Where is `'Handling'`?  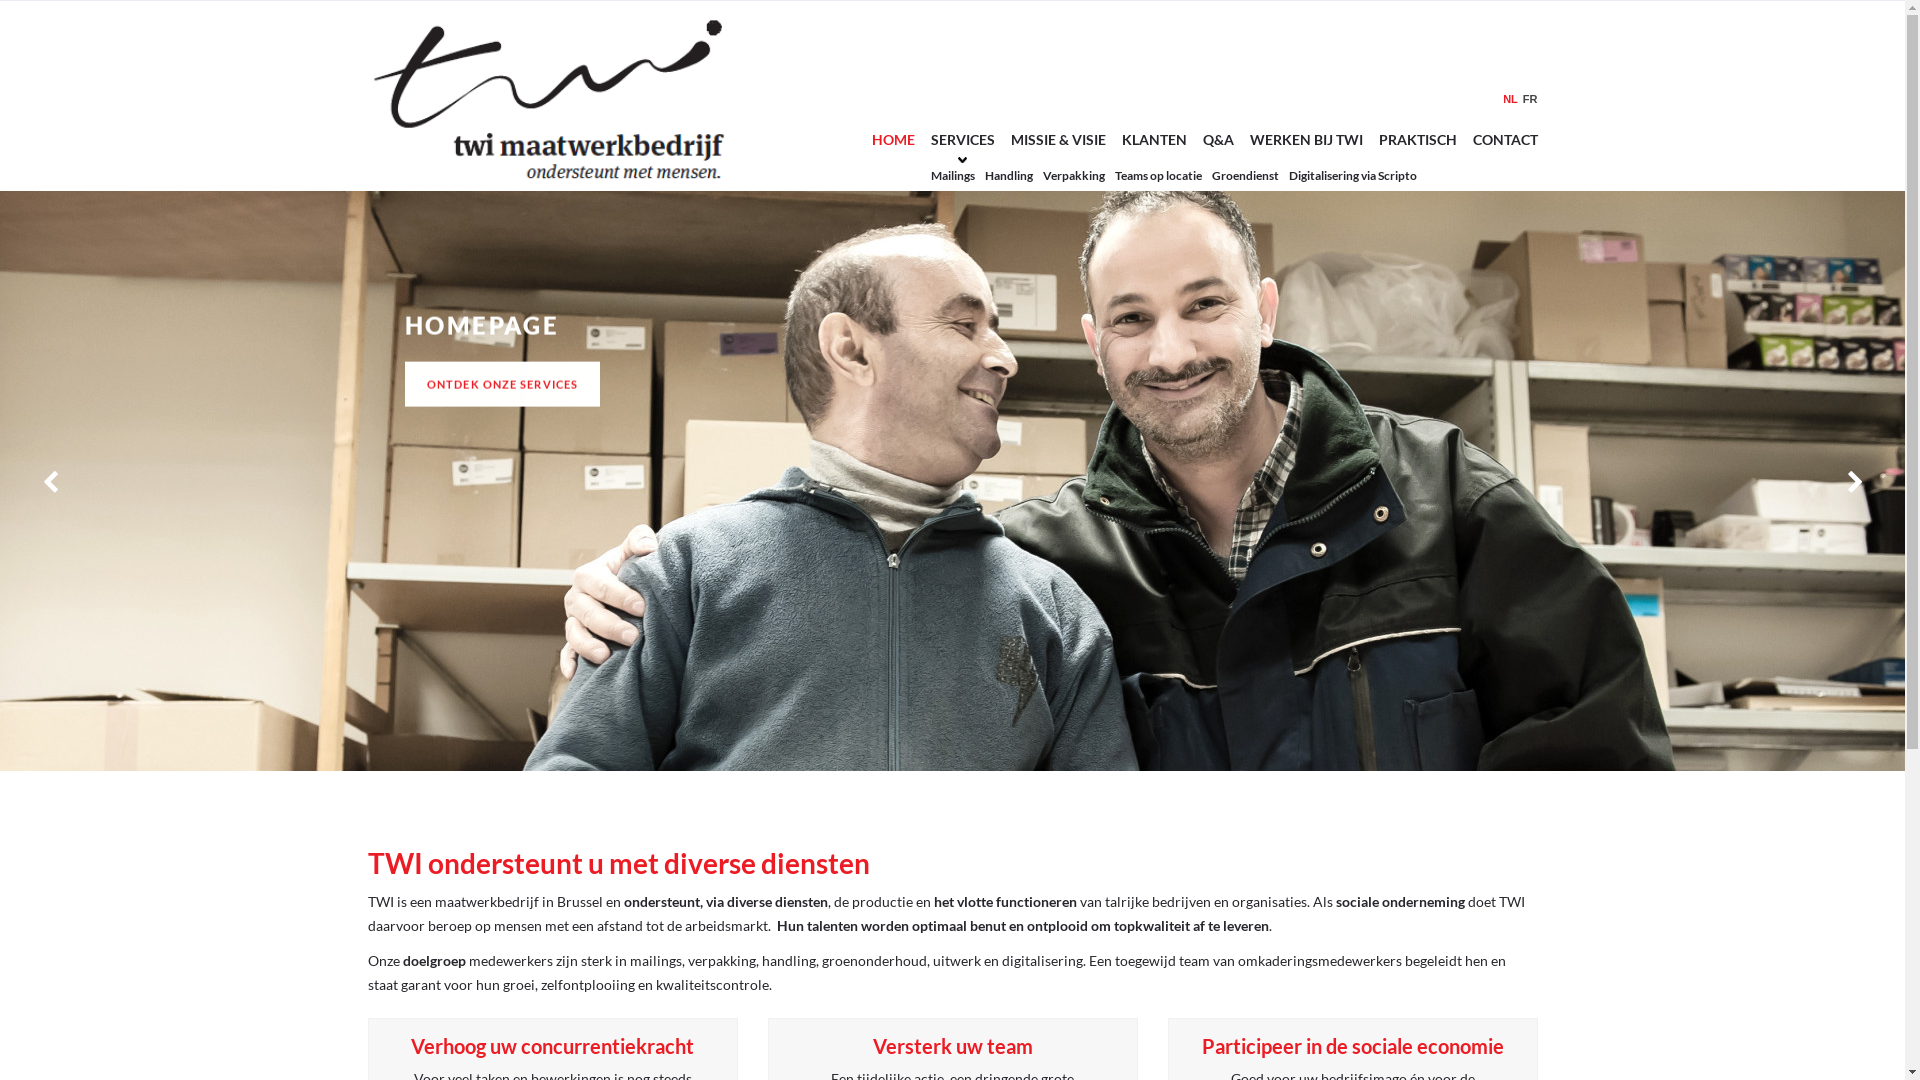 'Handling' is located at coordinates (1012, 173).